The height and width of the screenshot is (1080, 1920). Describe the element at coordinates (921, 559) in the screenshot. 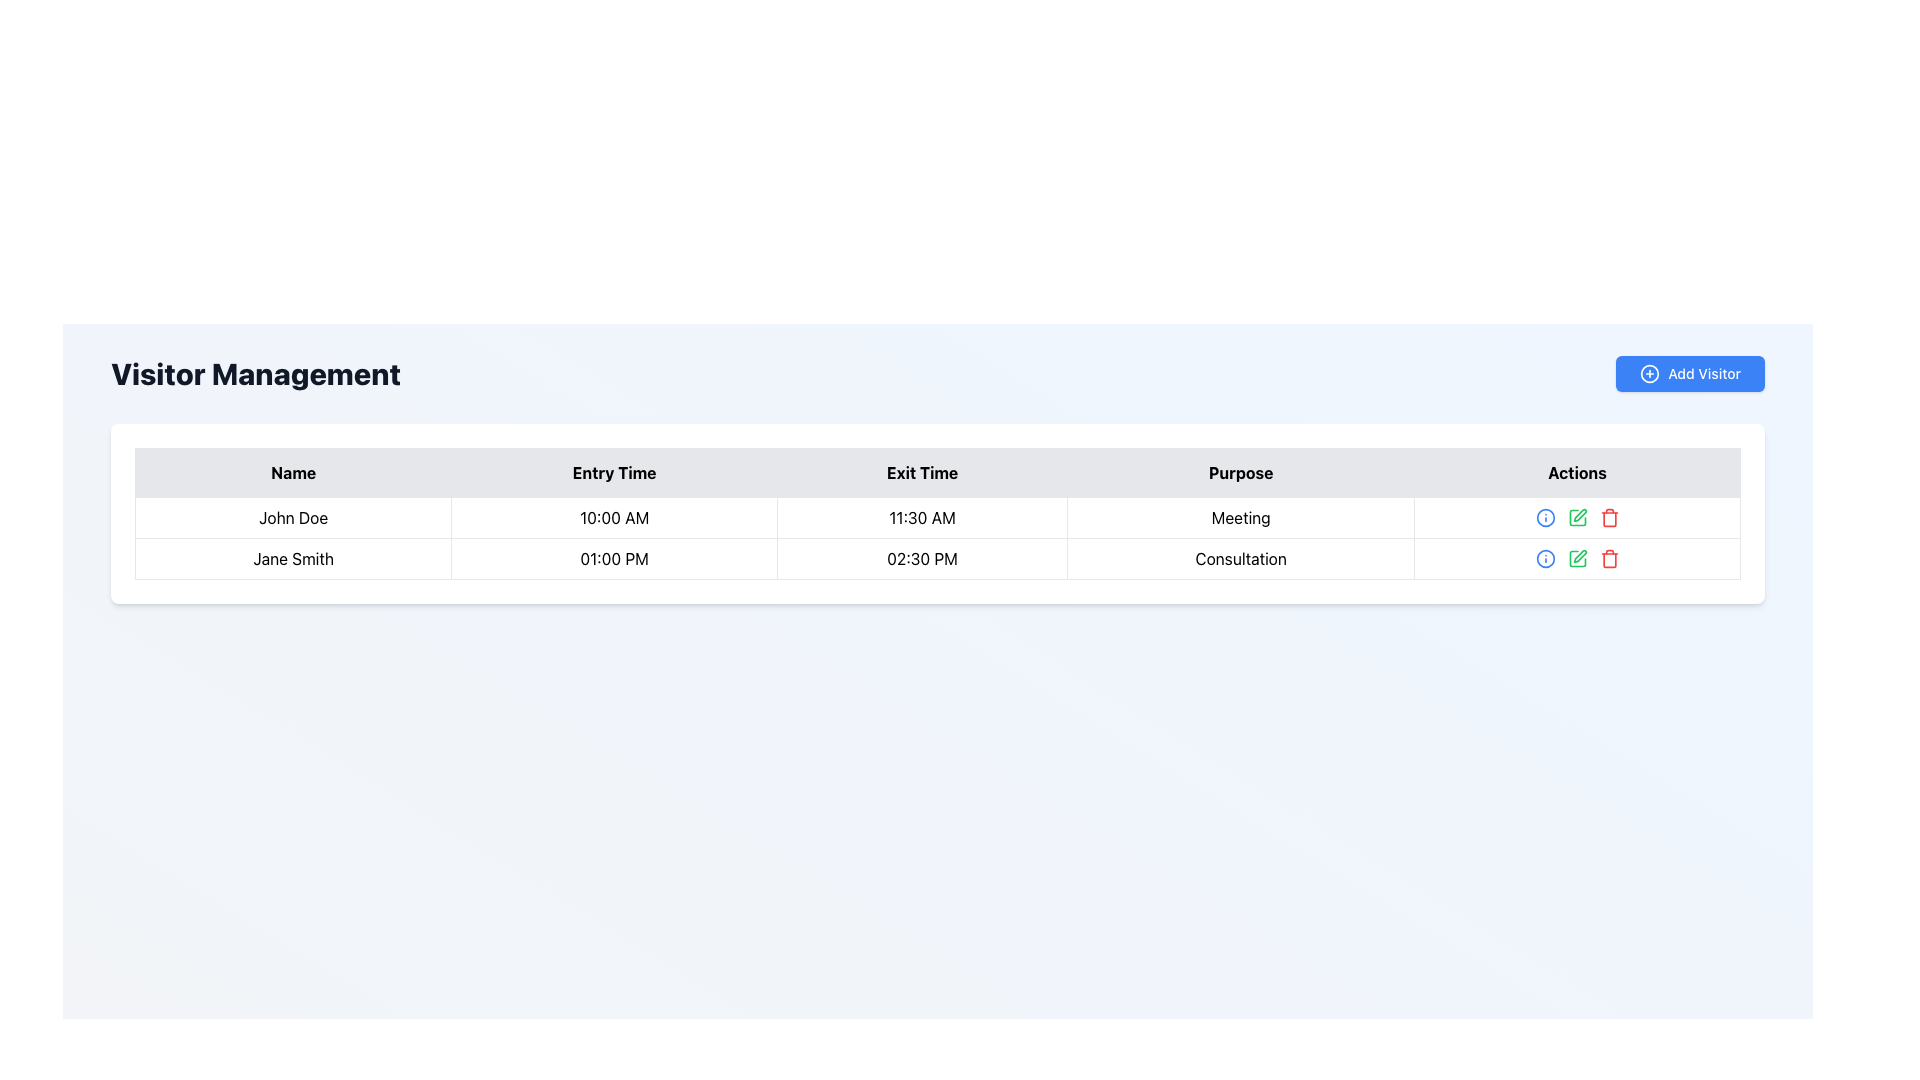

I see `static text label displaying the time '02:30 PM' located in the second row of the table under the 'Exit Time' column` at that location.